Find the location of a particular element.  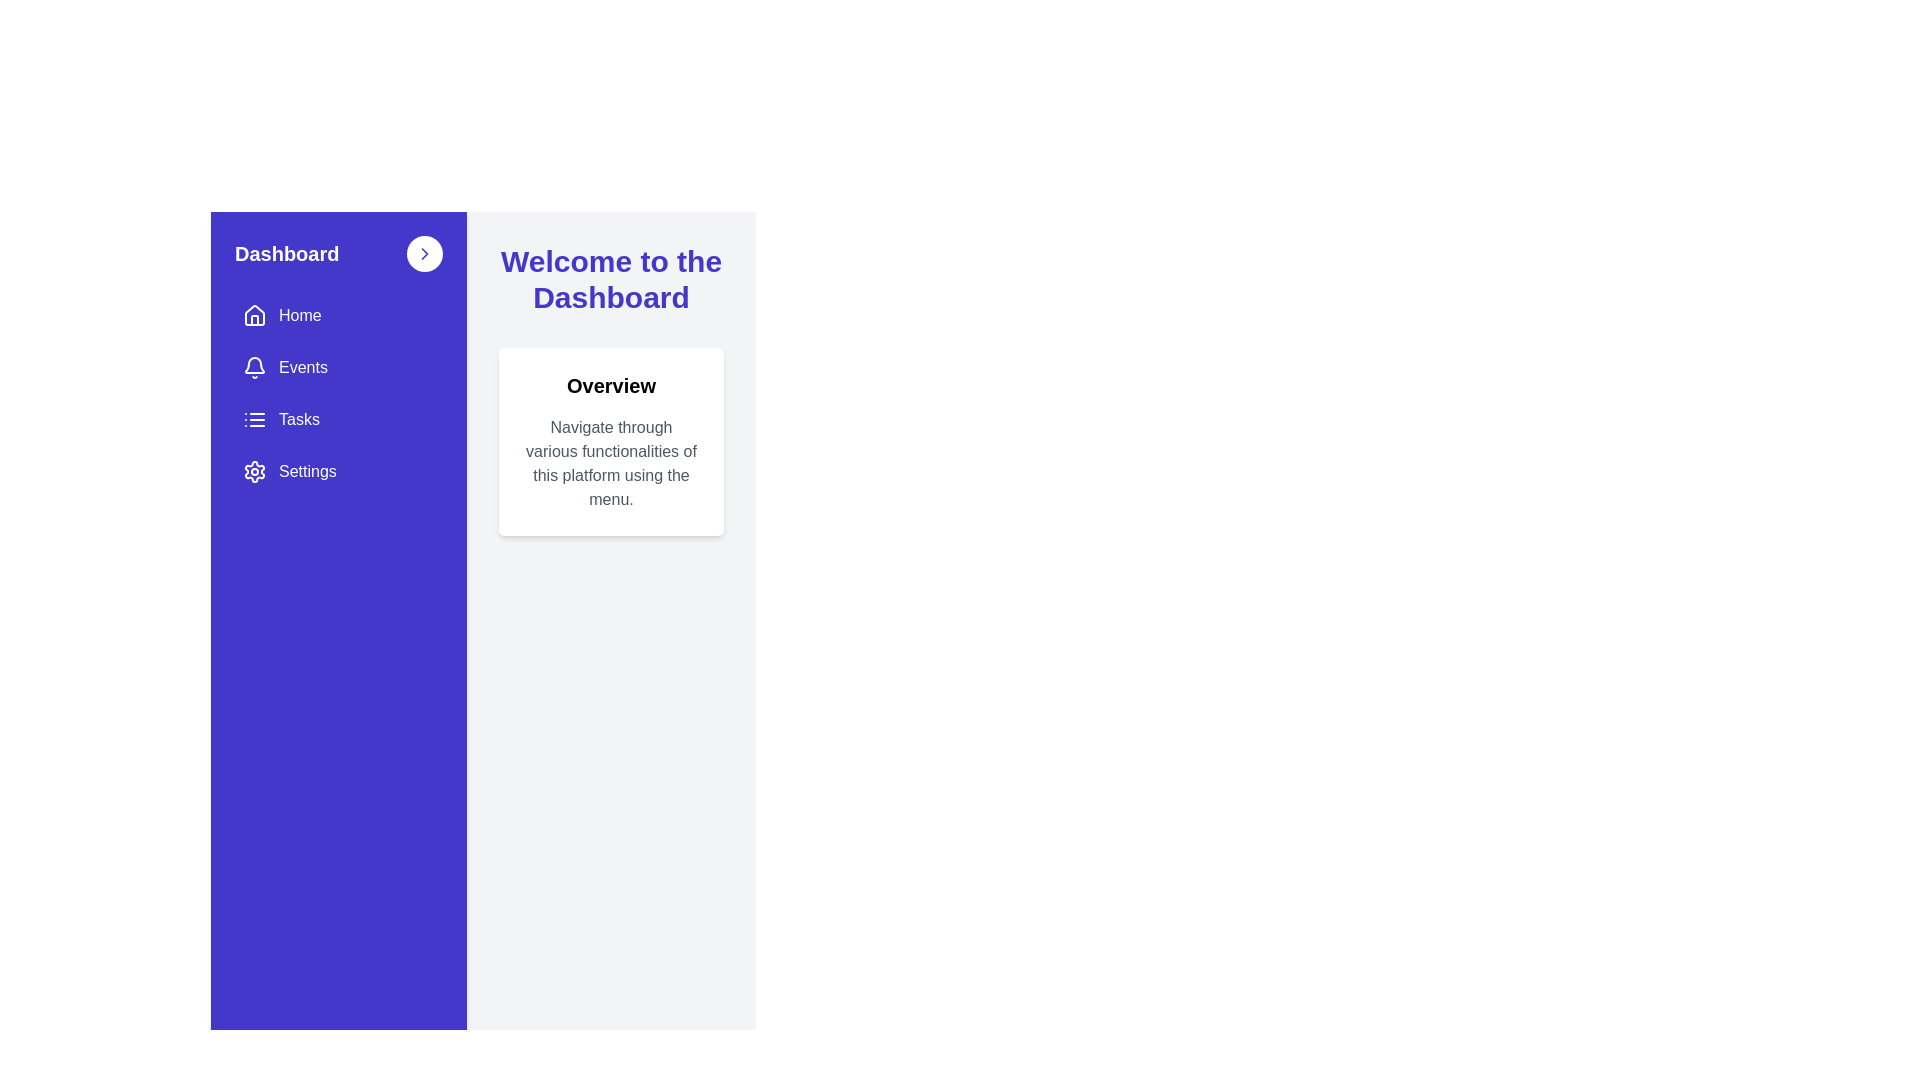

the first text label in the left vertical blue navigation bar, which serves as a navigational indicator for the current section being viewed is located at coordinates (286, 253).